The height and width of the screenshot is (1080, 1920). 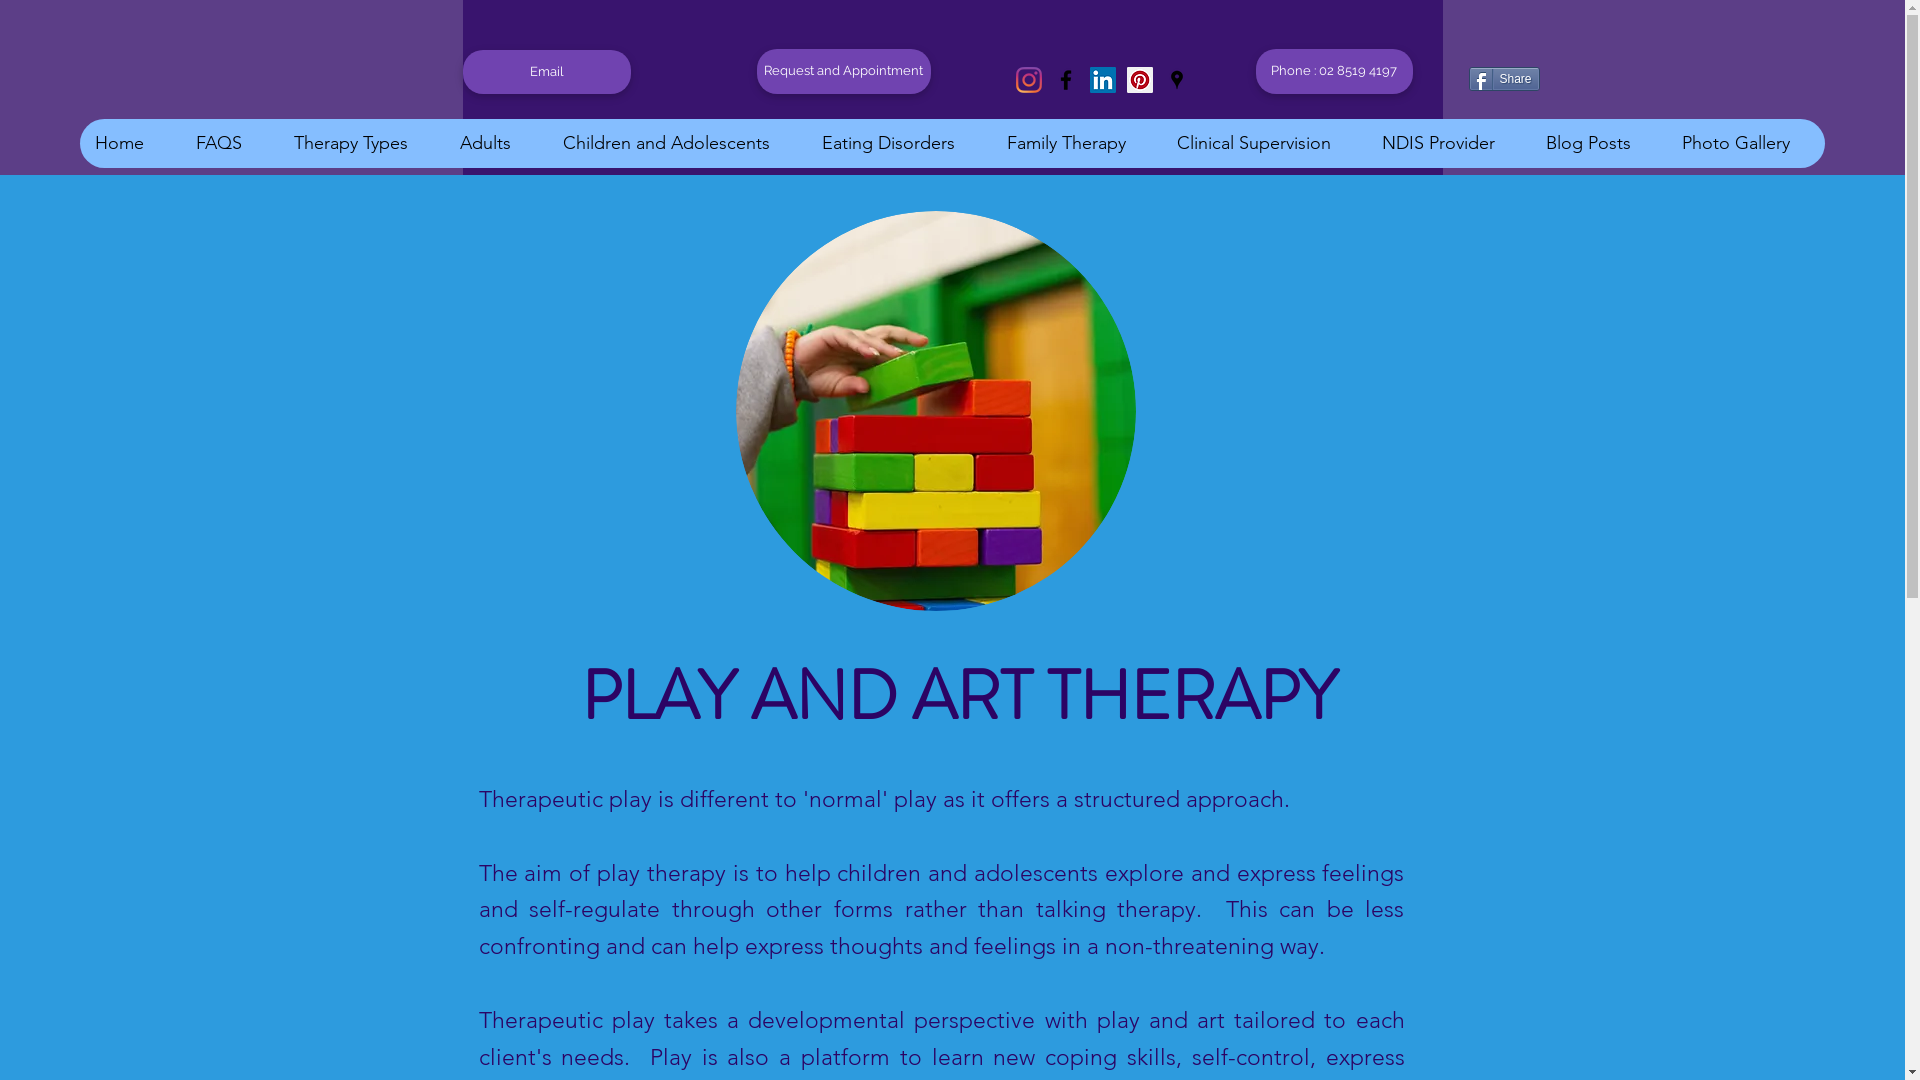 I want to click on 'Share', so click(x=1503, y=77).